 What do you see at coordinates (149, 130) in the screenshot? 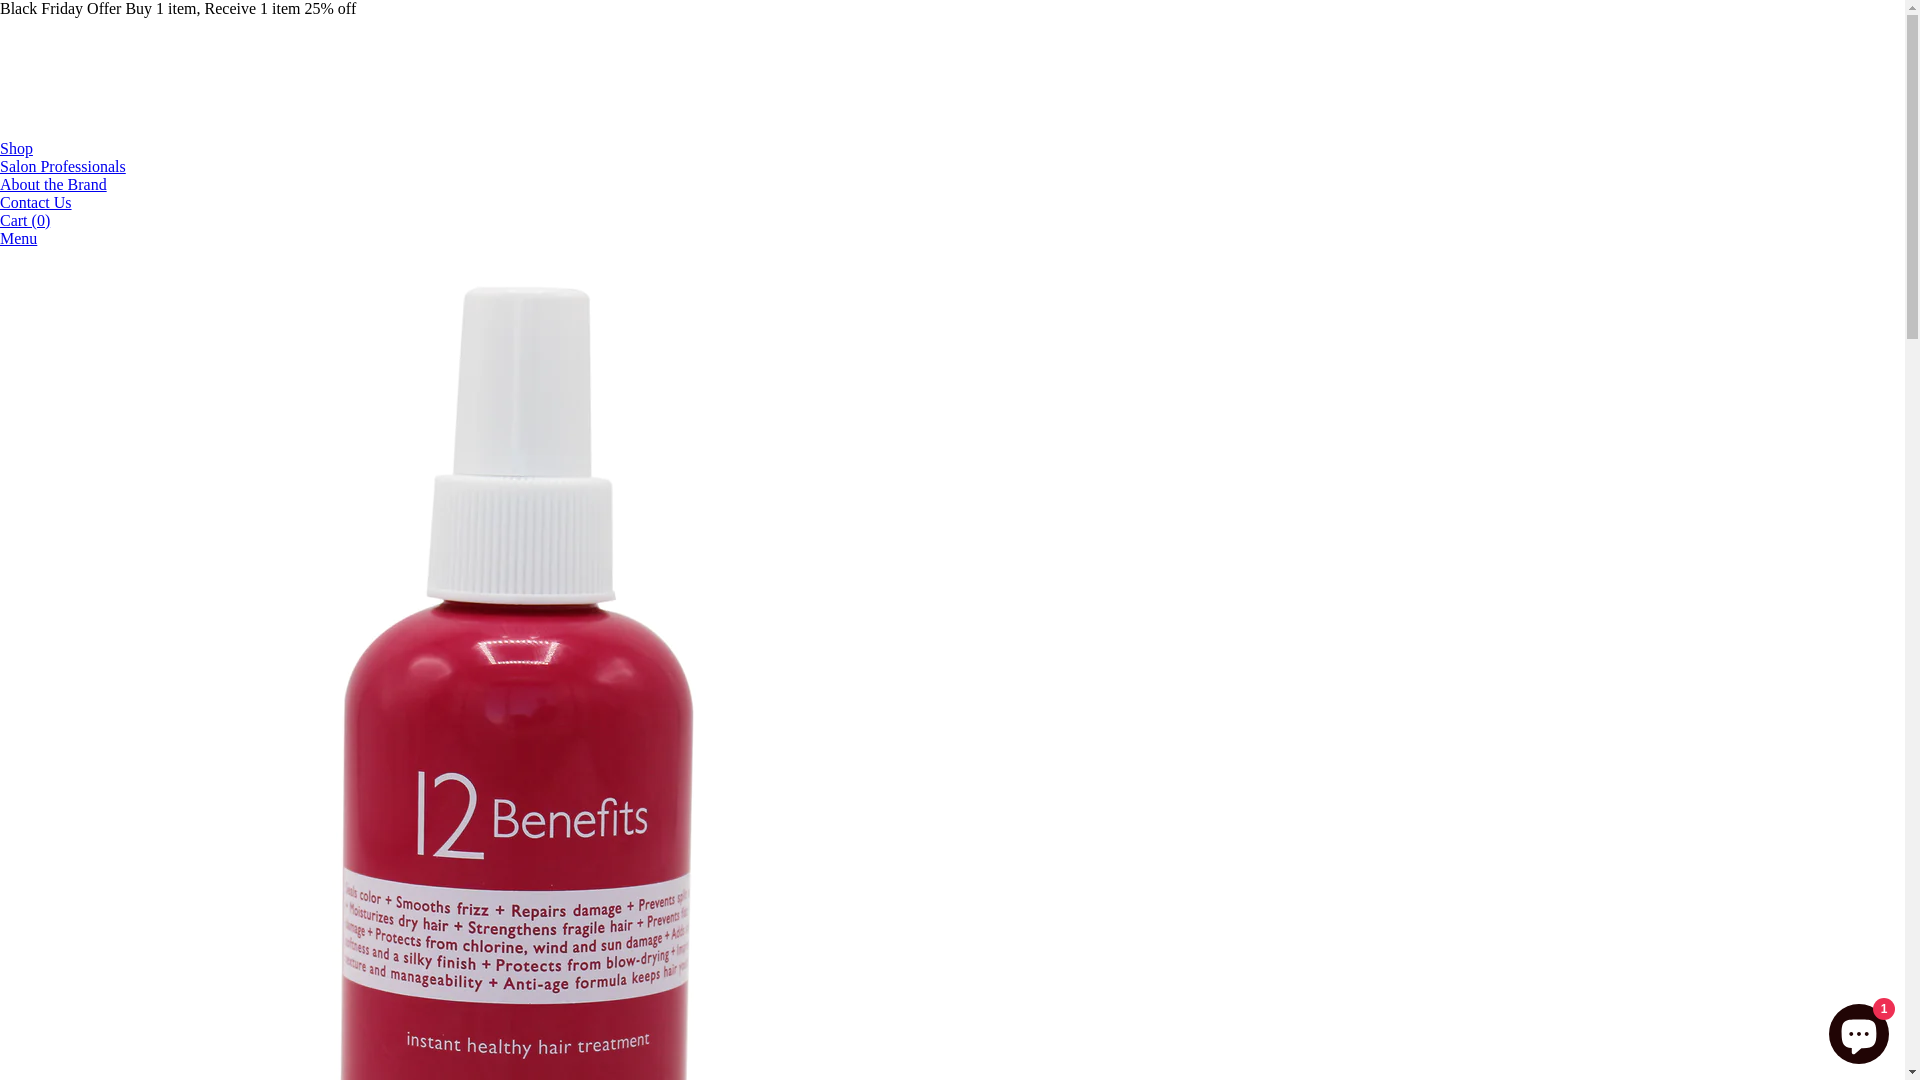
I see `'12benefits'` at bounding box center [149, 130].